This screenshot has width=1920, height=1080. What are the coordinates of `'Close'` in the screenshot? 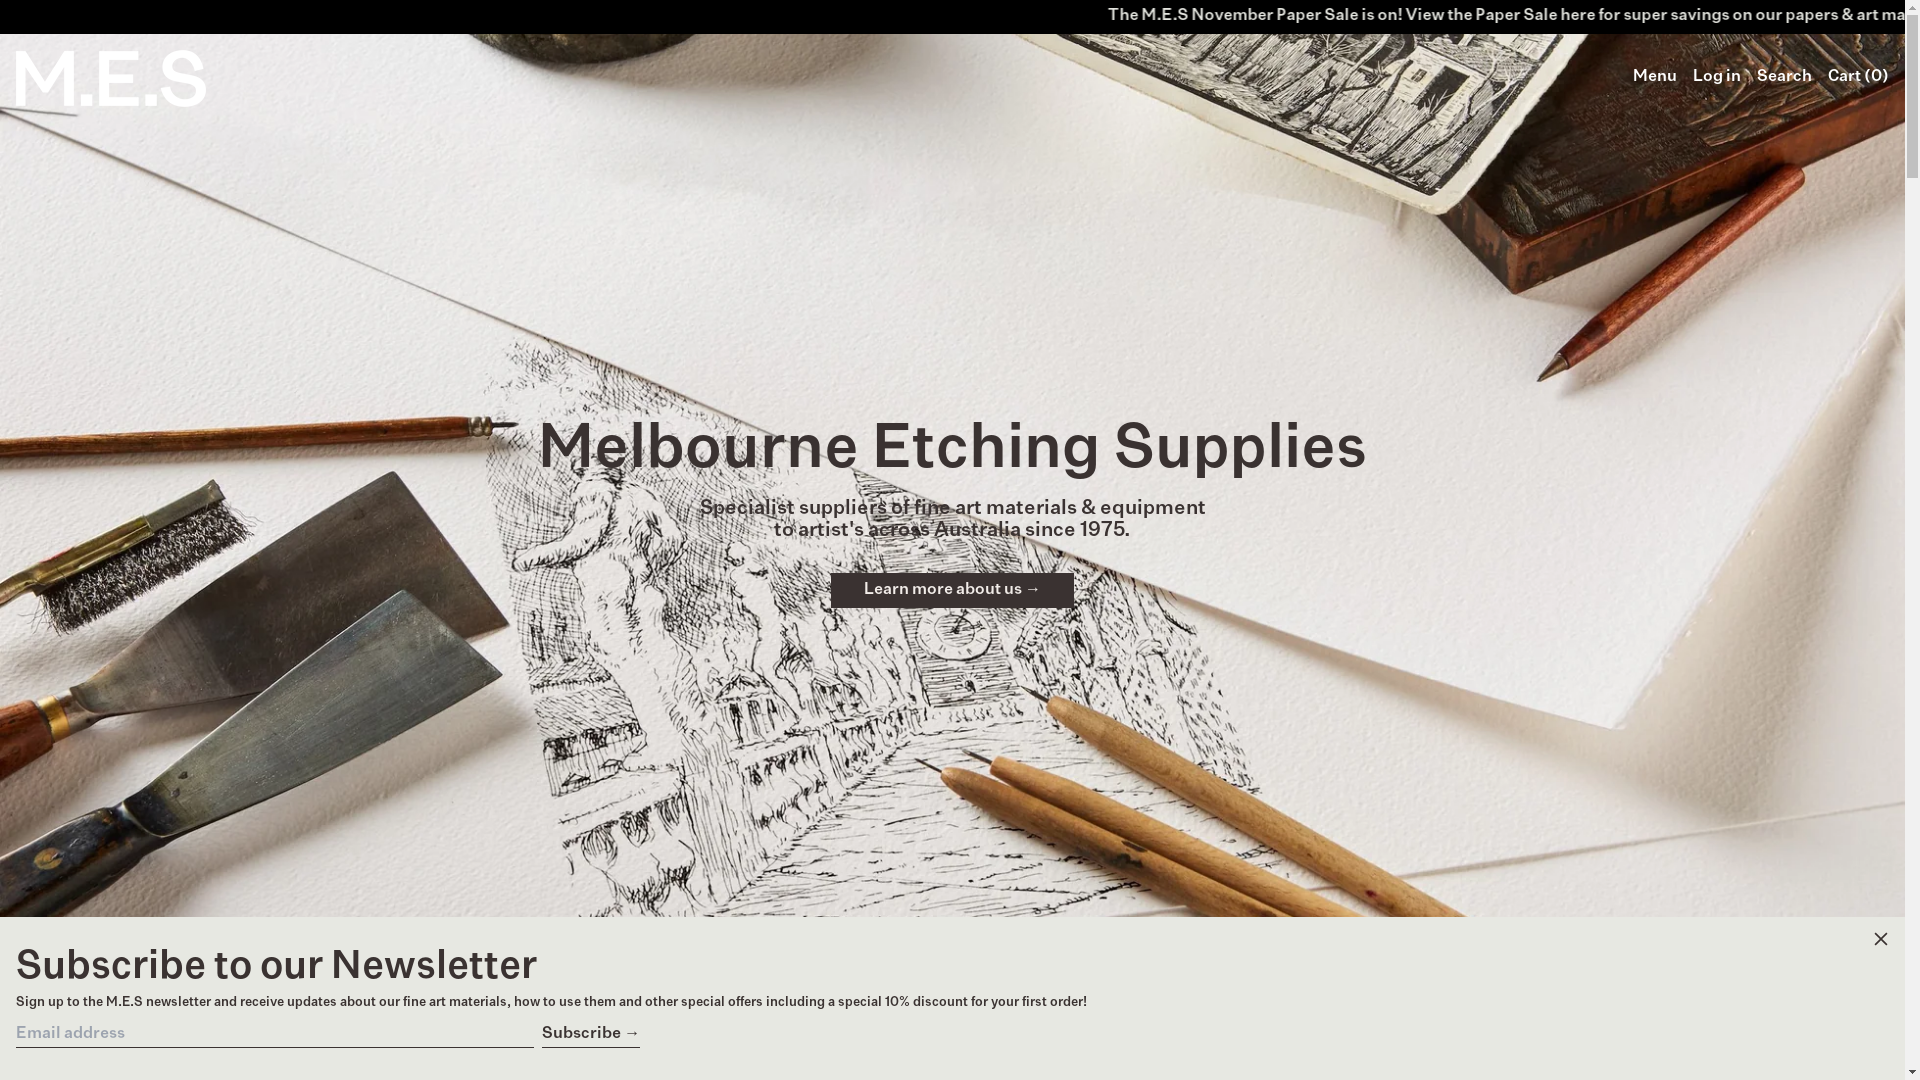 It's located at (1880, 941).